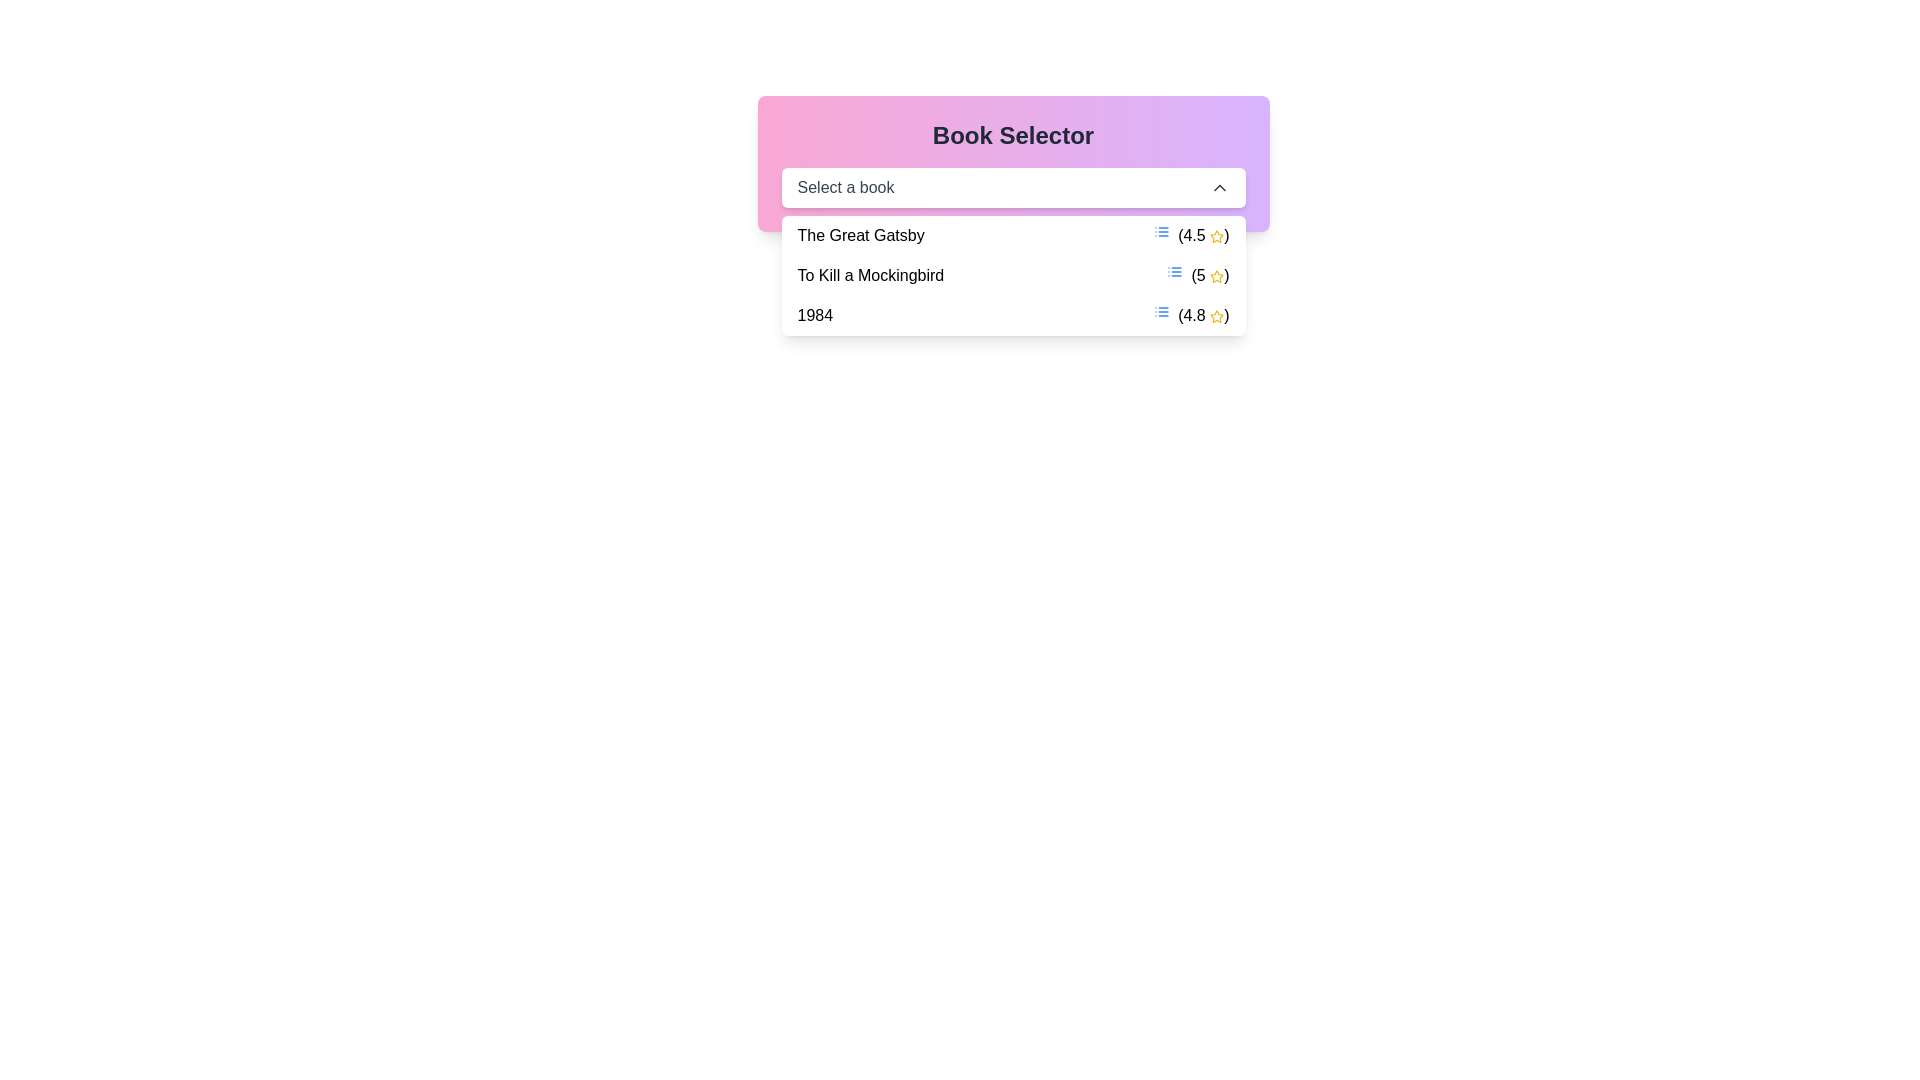 Image resolution: width=1920 pixels, height=1080 pixels. What do you see at coordinates (861, 234) in the screenshot?
I see `the text label that represents the title of a book in the dropdown menu for book selection, located on the left side of the list item` at bounding box center [861, 234].